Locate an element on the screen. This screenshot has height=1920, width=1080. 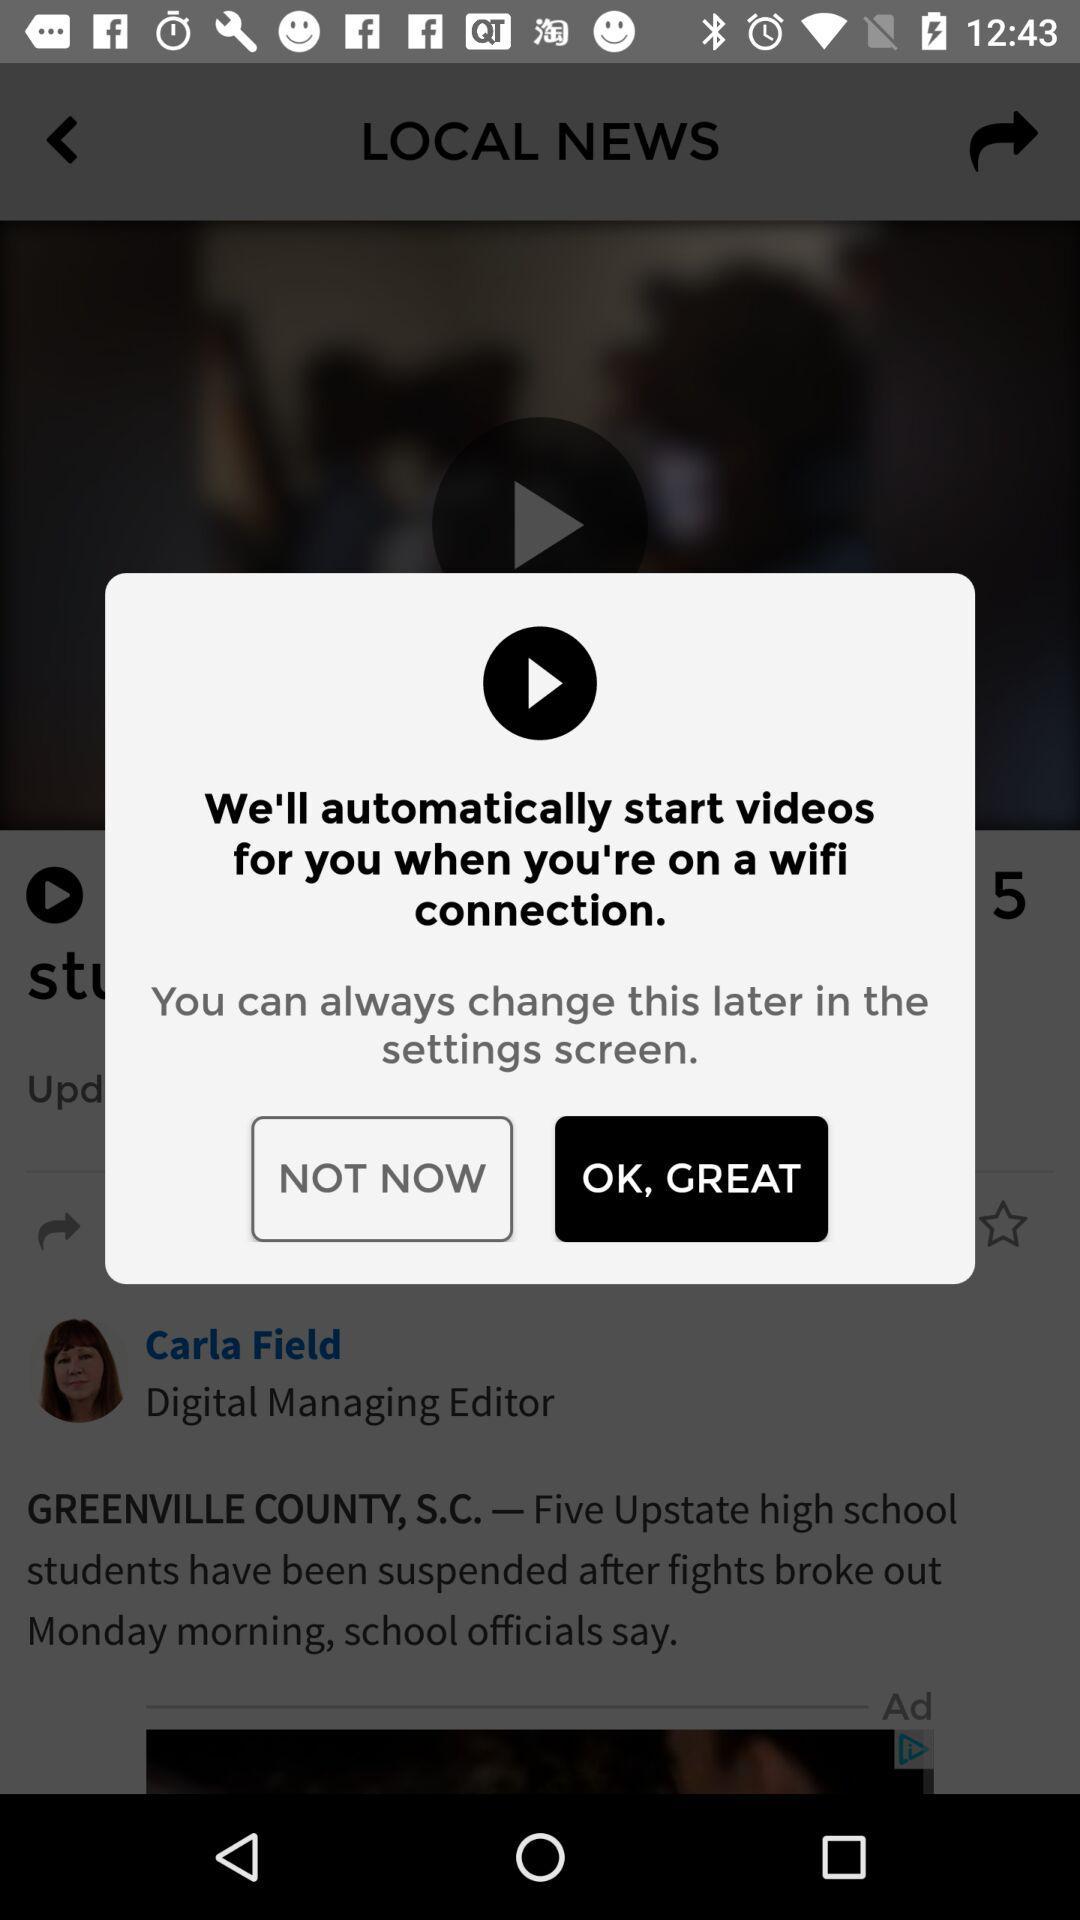
the redo icon is located at coordinates (1003, 140).